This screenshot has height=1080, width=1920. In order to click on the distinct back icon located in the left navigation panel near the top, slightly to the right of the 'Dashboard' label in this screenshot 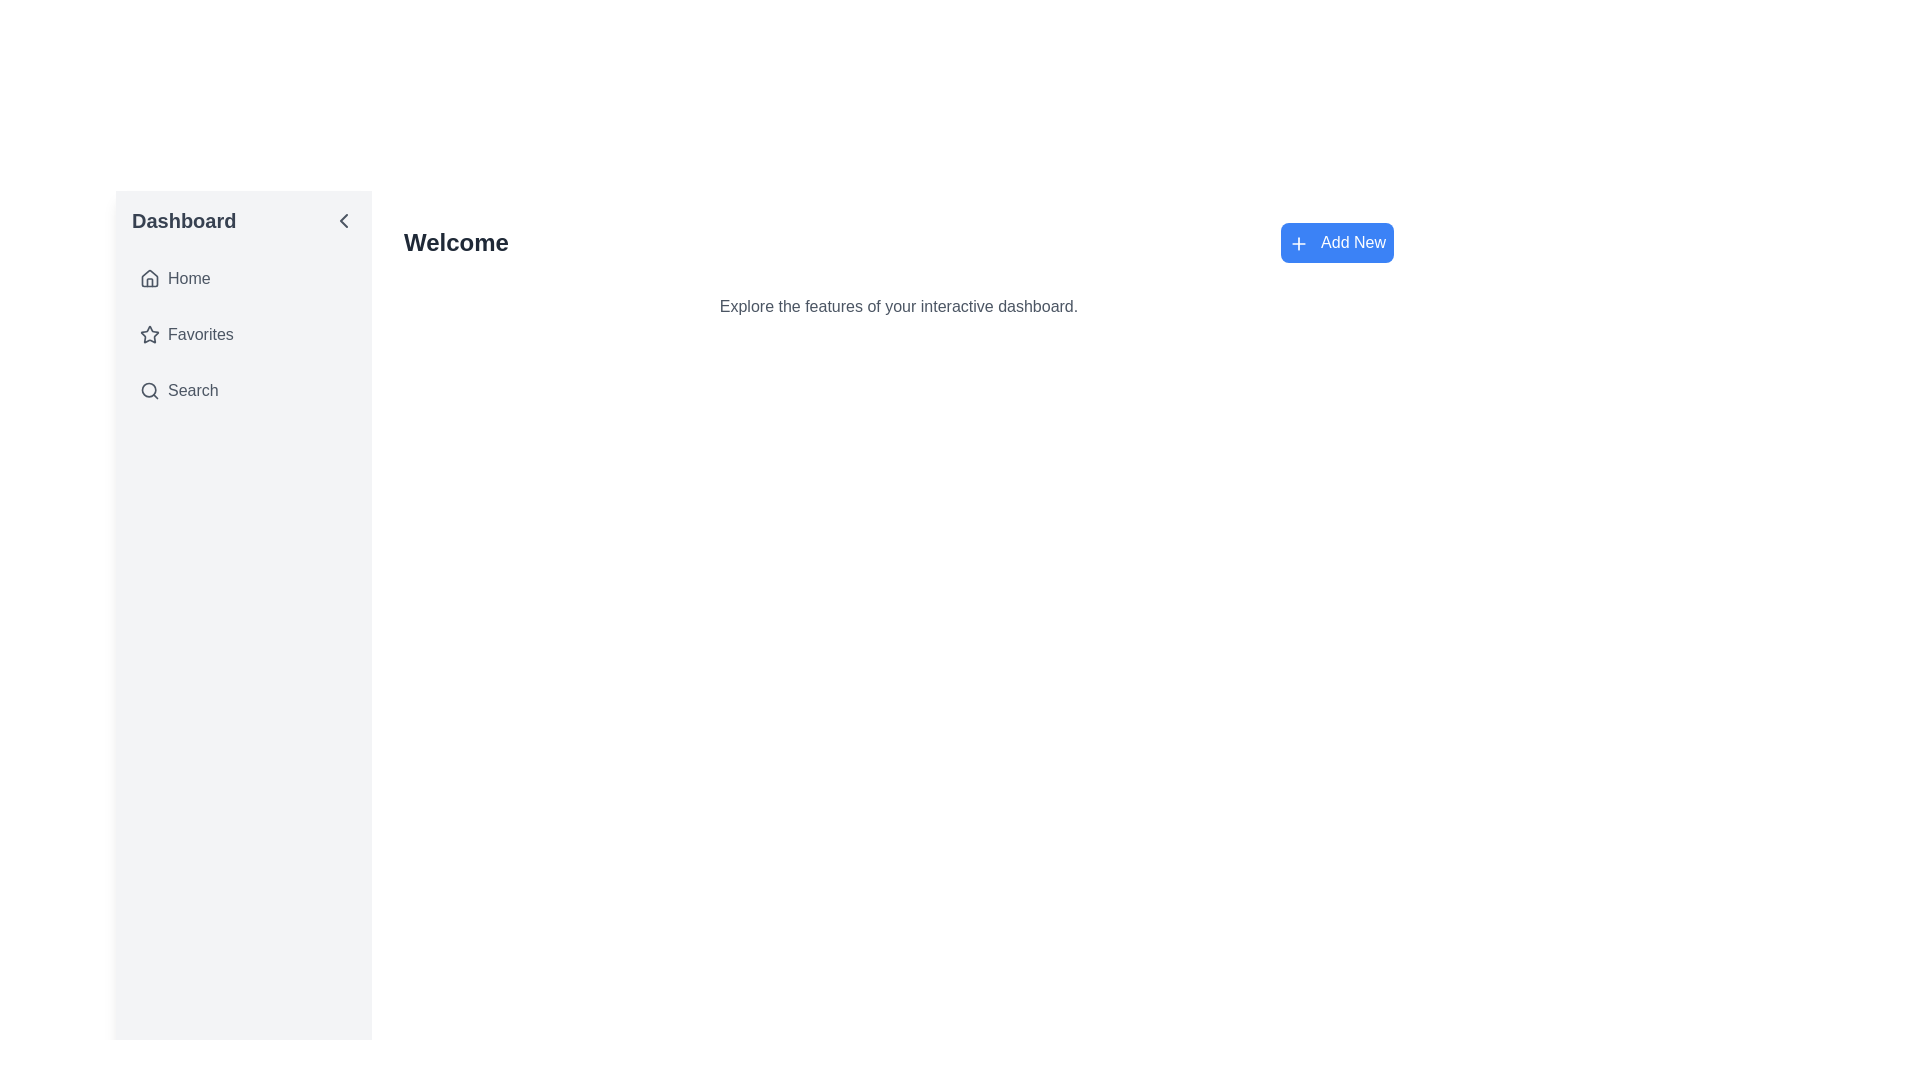, I will do `click(344, 220)`.